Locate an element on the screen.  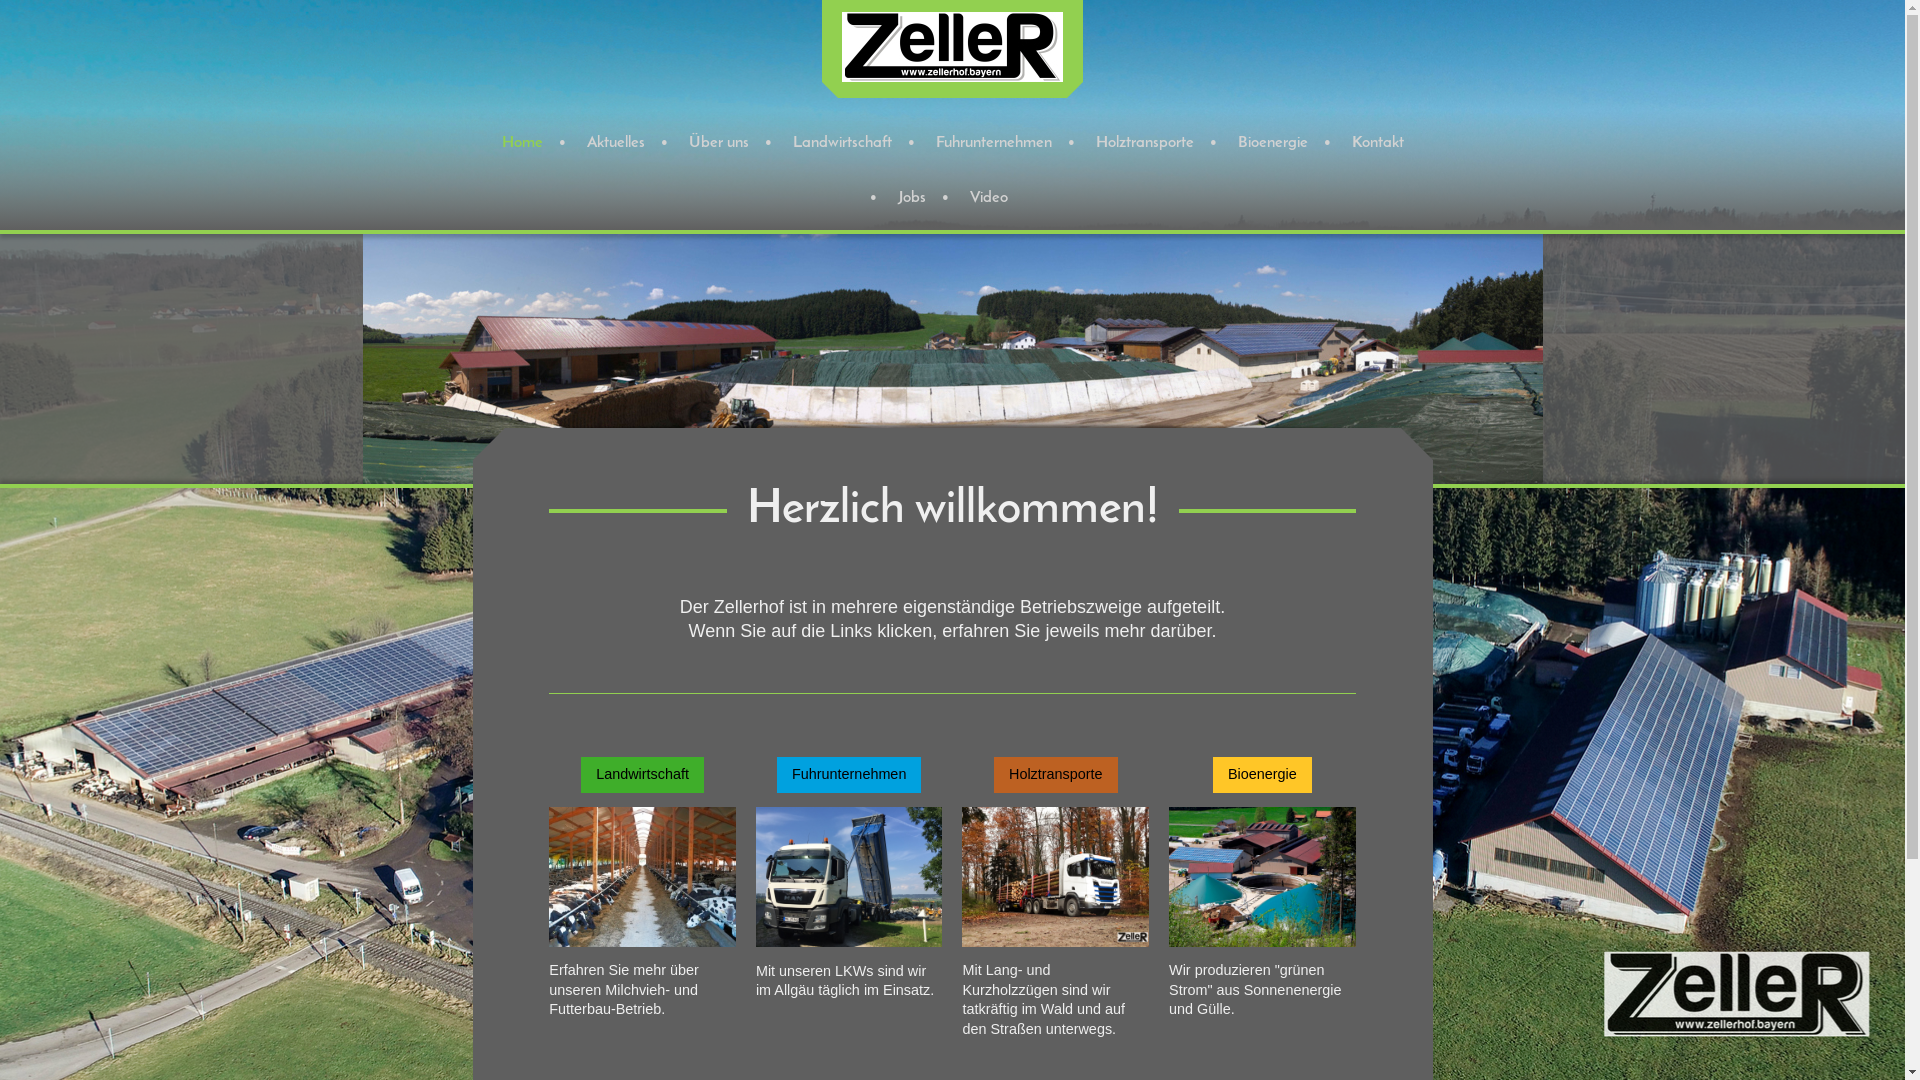
'Holztransporte' is located at coordinates (1055, 773).